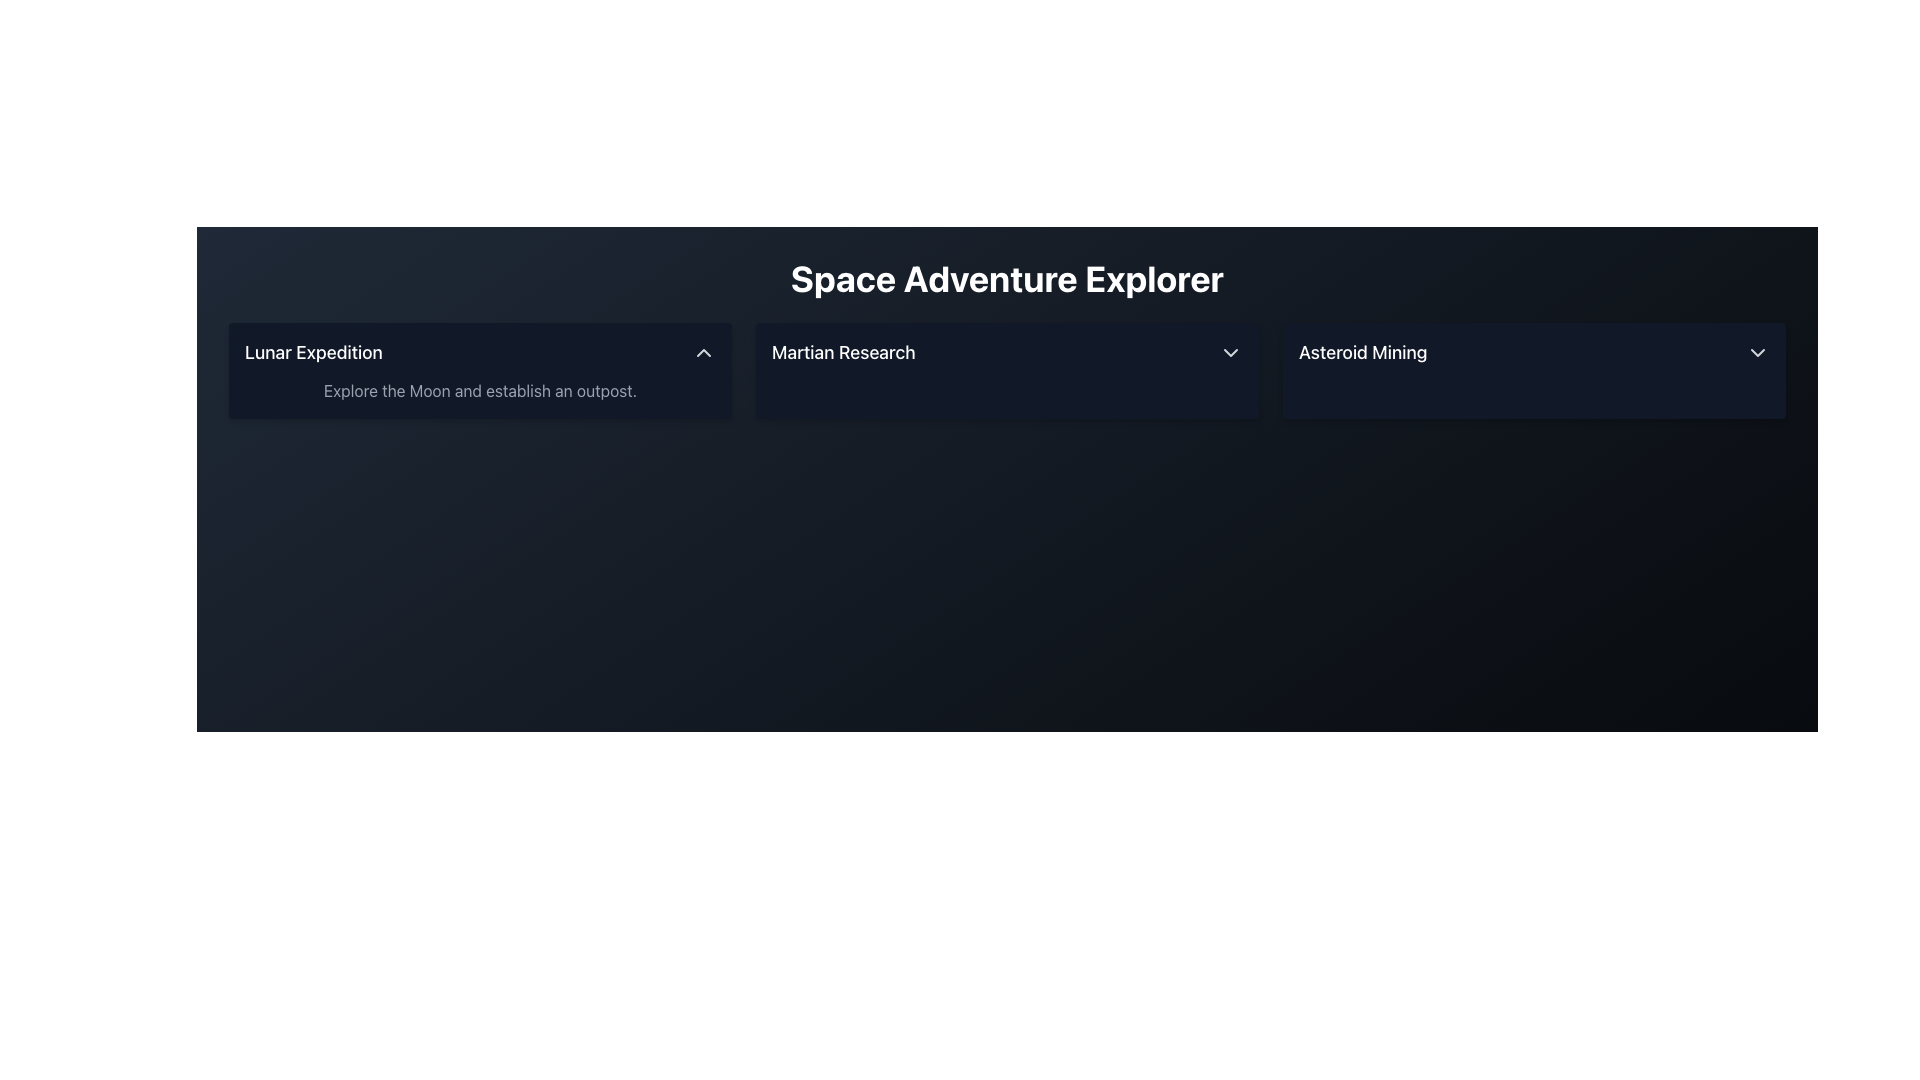  I want to click on the downward-pointing chevron icon located to the right of the text 'Asteroid Mining', so click(1756, 352).